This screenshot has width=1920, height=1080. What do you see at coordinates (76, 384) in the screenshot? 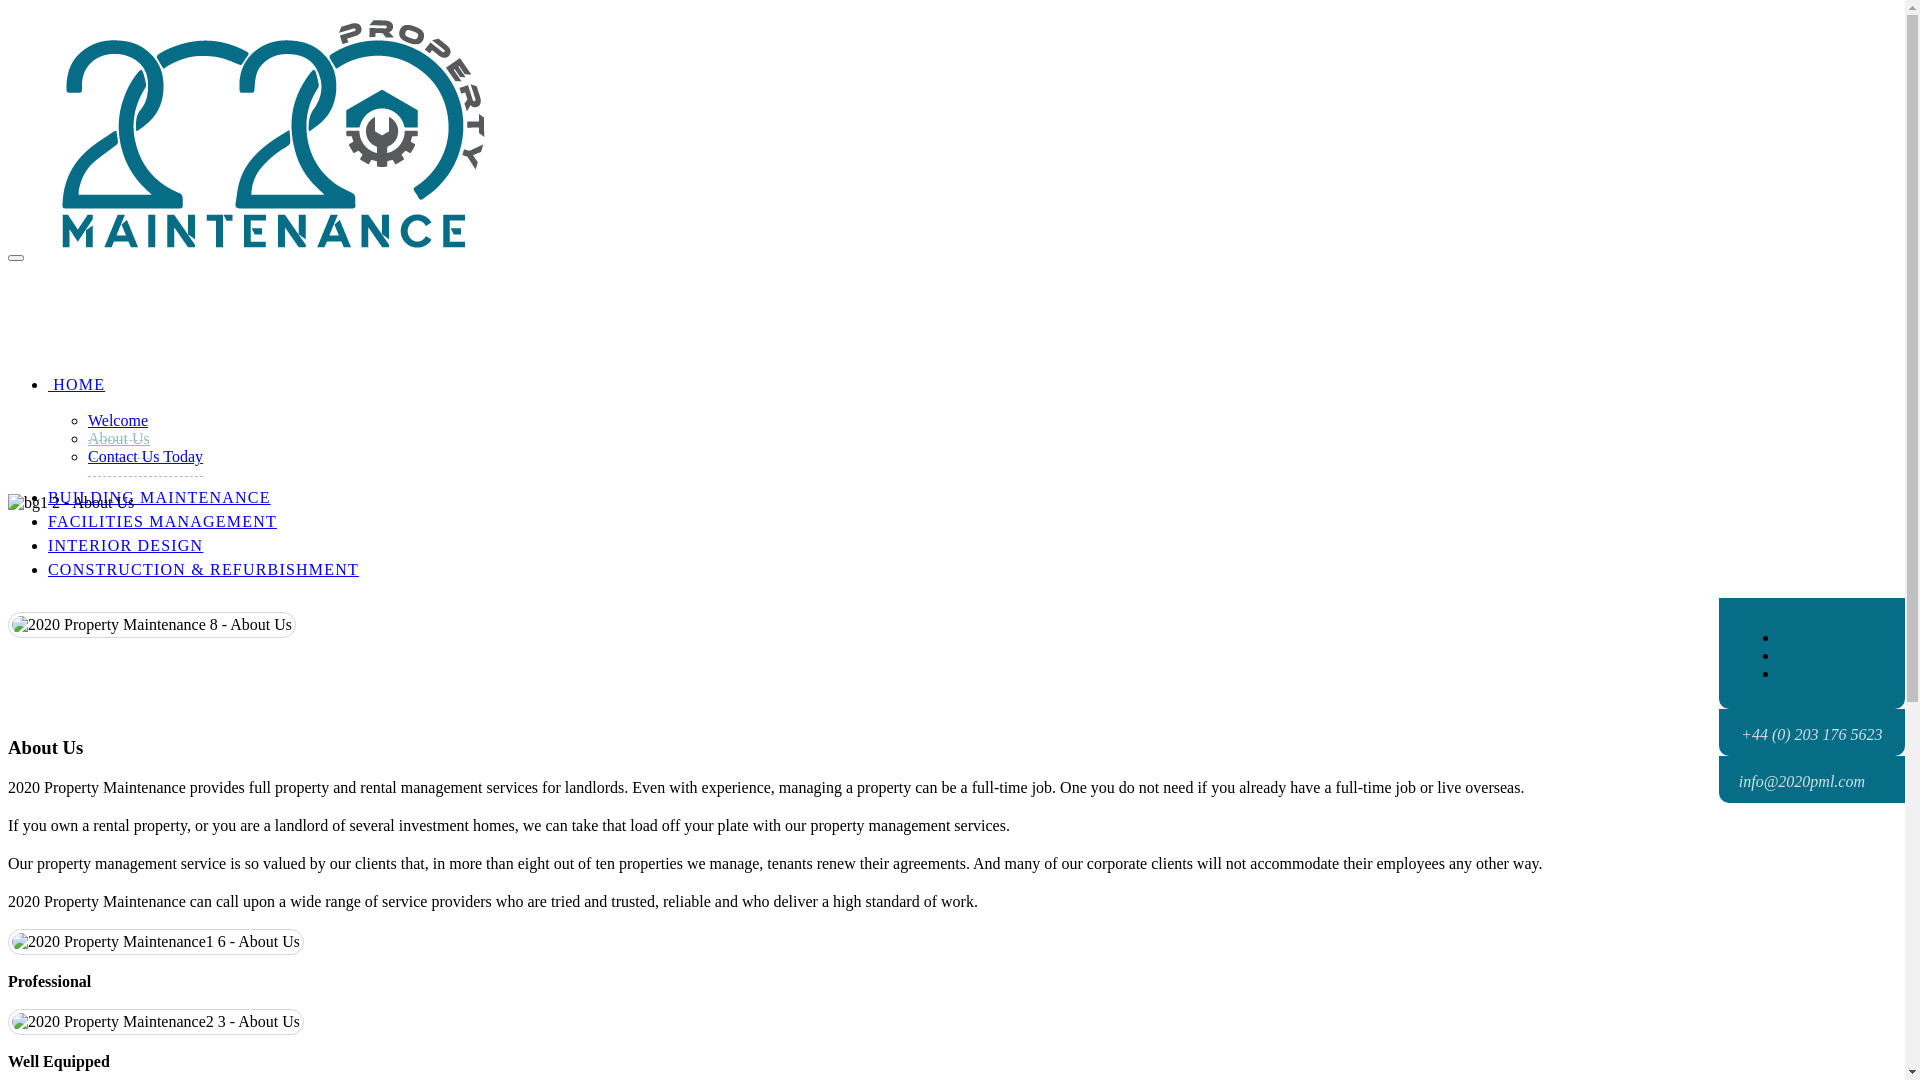
I see `' HOME'` at bounding box center [76, 384].